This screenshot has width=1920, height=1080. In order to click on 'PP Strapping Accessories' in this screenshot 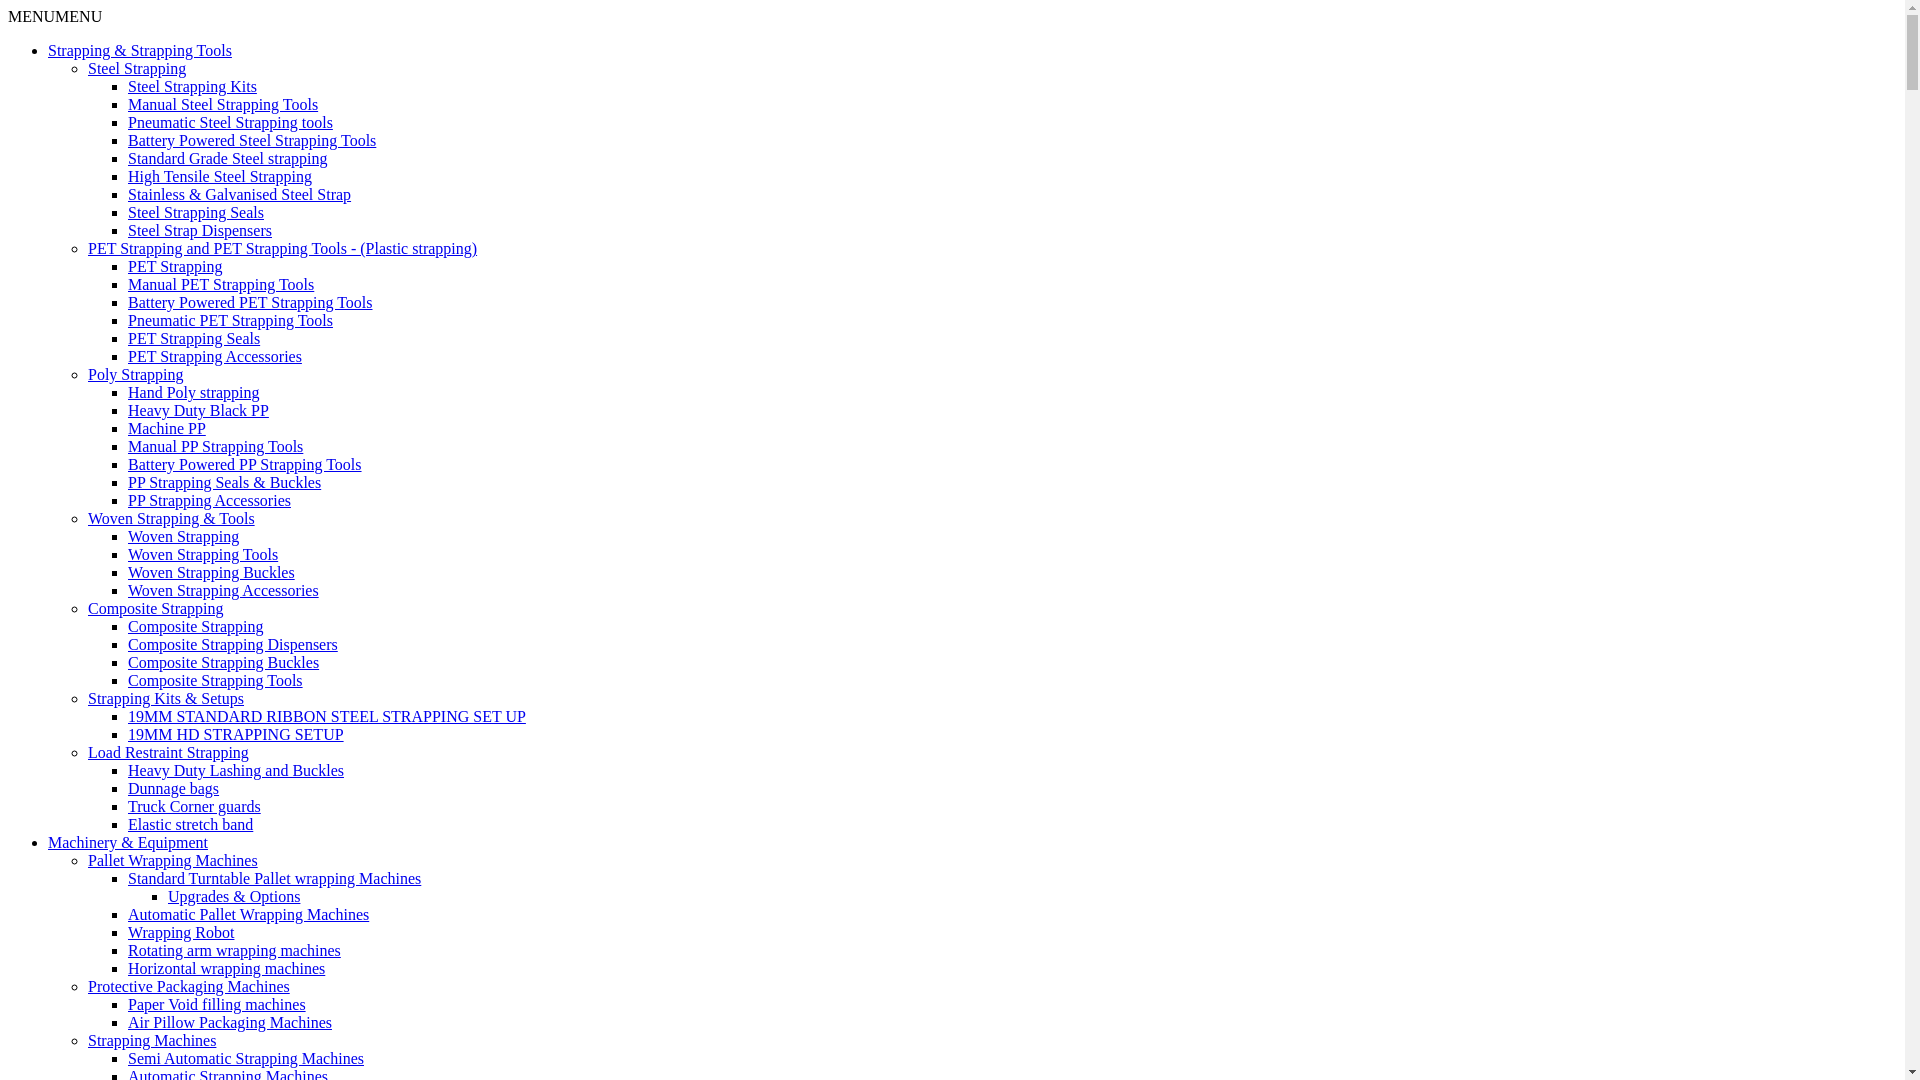, I will do `click(209, 499)`.